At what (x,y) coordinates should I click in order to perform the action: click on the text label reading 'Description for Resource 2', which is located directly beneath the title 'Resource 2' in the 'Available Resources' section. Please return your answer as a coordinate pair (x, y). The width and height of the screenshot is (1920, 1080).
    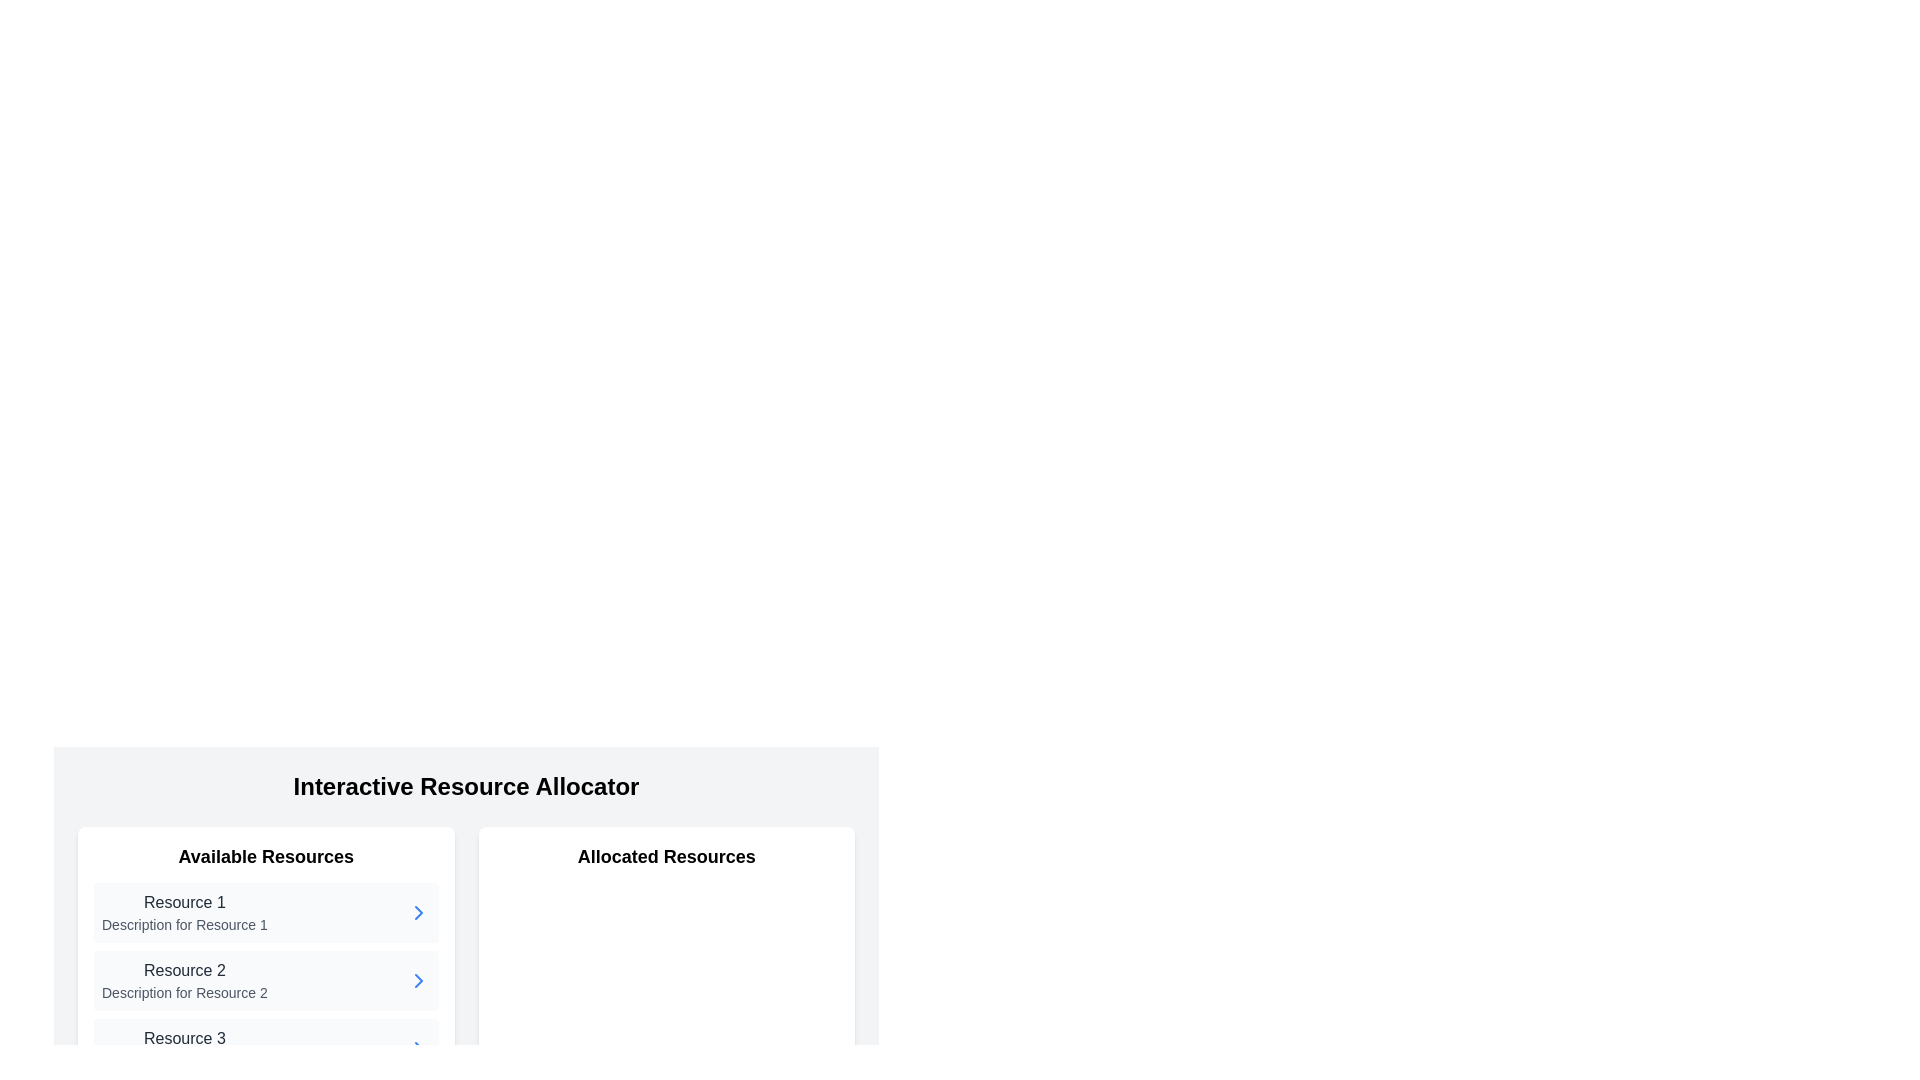
    Looking at the image, I should click on (184, 992).